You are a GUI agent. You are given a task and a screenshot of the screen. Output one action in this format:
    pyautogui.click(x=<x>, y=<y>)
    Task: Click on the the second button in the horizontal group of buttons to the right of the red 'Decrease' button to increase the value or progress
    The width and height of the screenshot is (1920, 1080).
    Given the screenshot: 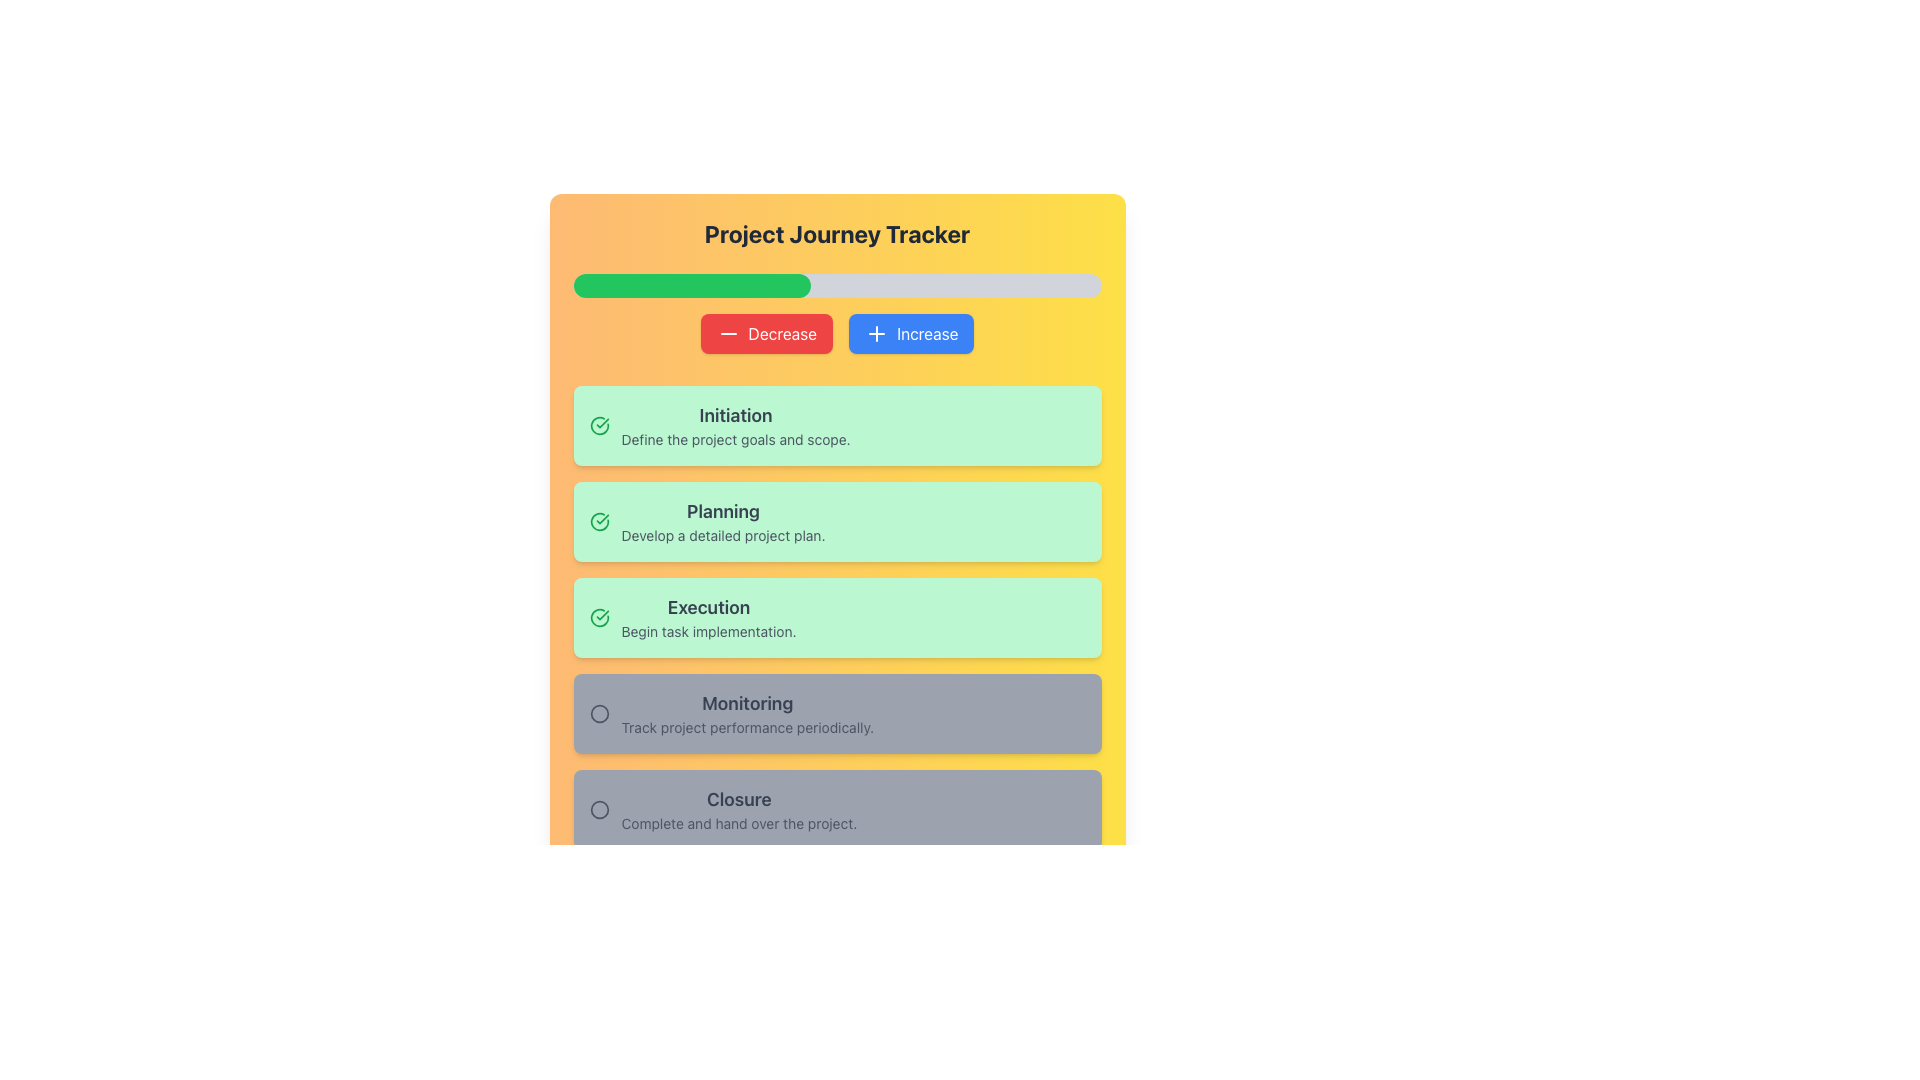 What is the action you would take?
    pyautogui.click(x=910, y=333)
    